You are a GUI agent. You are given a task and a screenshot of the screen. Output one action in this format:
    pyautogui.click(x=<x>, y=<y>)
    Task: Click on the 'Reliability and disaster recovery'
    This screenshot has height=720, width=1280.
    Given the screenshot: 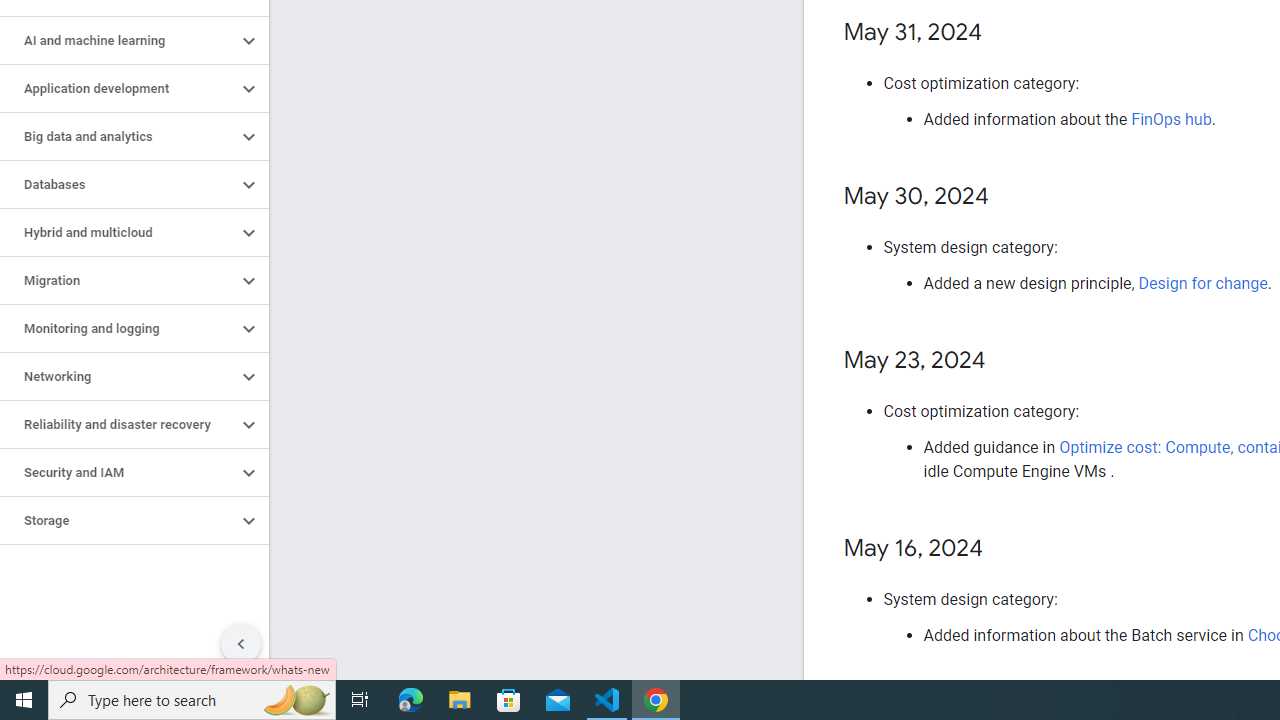 What is the action you would take?
    pyautogui.click(x=117, y=424)
    